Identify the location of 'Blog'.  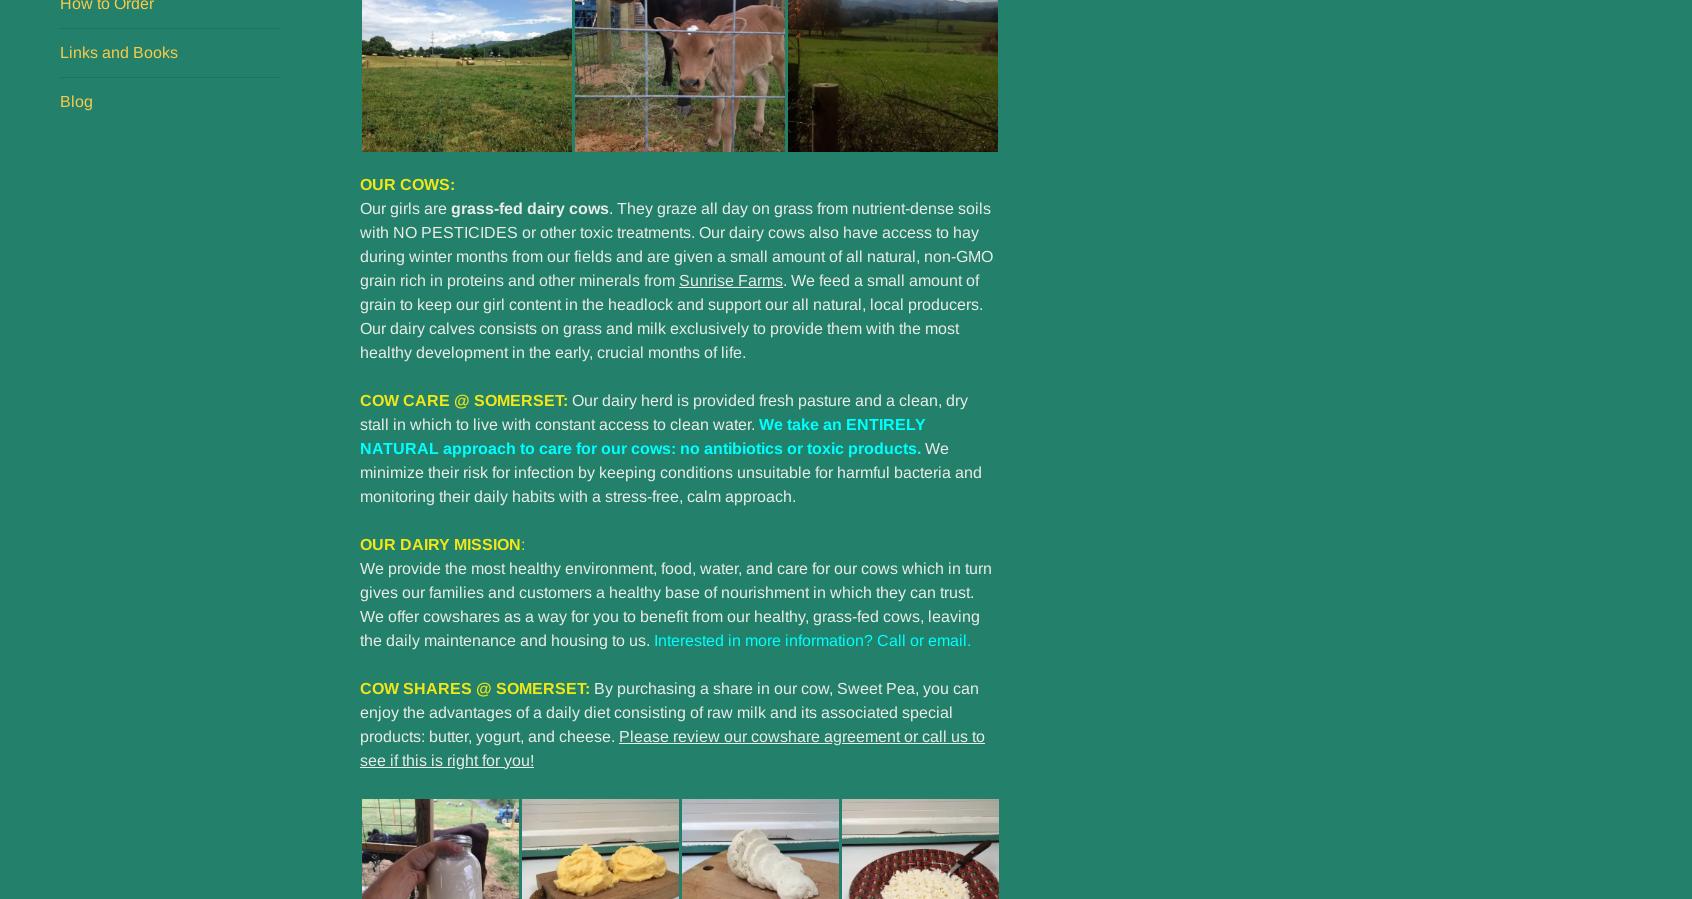
(76, 99).